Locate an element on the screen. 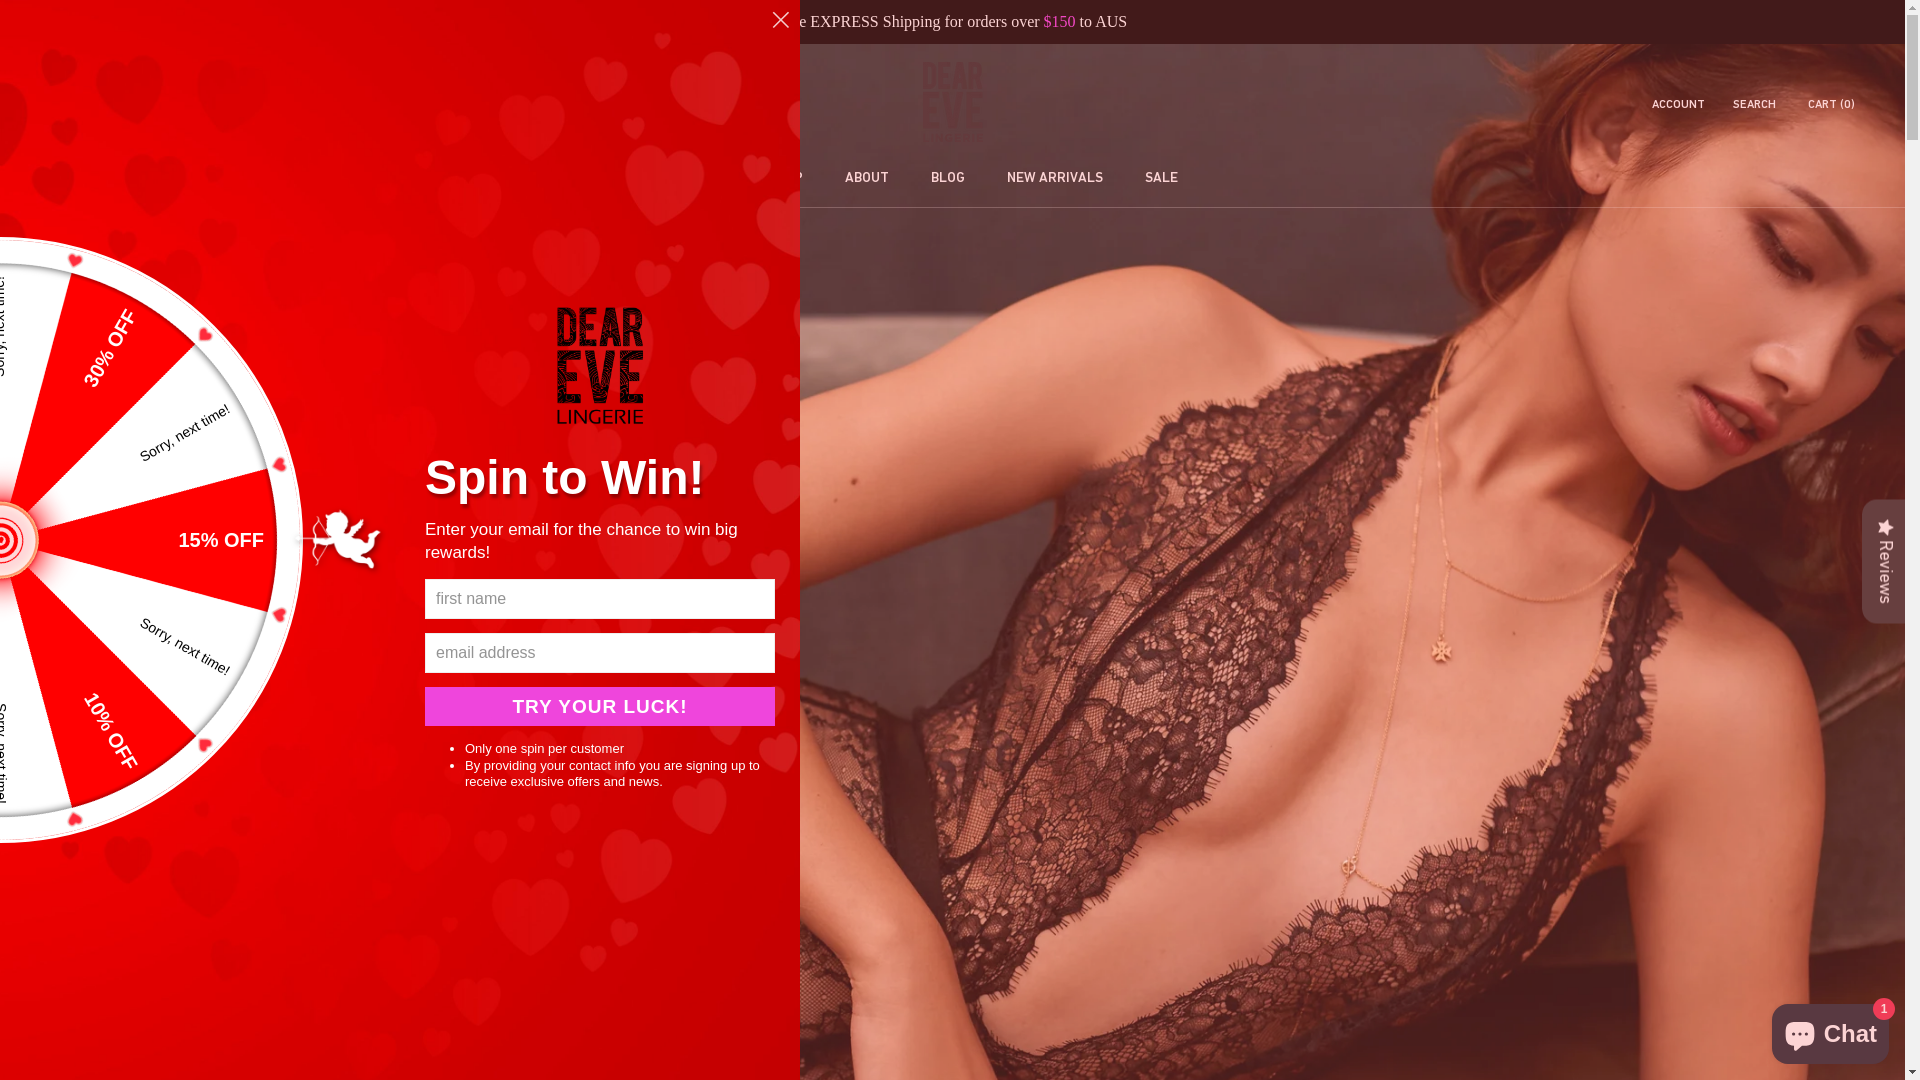 This screenshot has height=1080, width=1920. 'ABOUT is located at coordinates (824, 176).